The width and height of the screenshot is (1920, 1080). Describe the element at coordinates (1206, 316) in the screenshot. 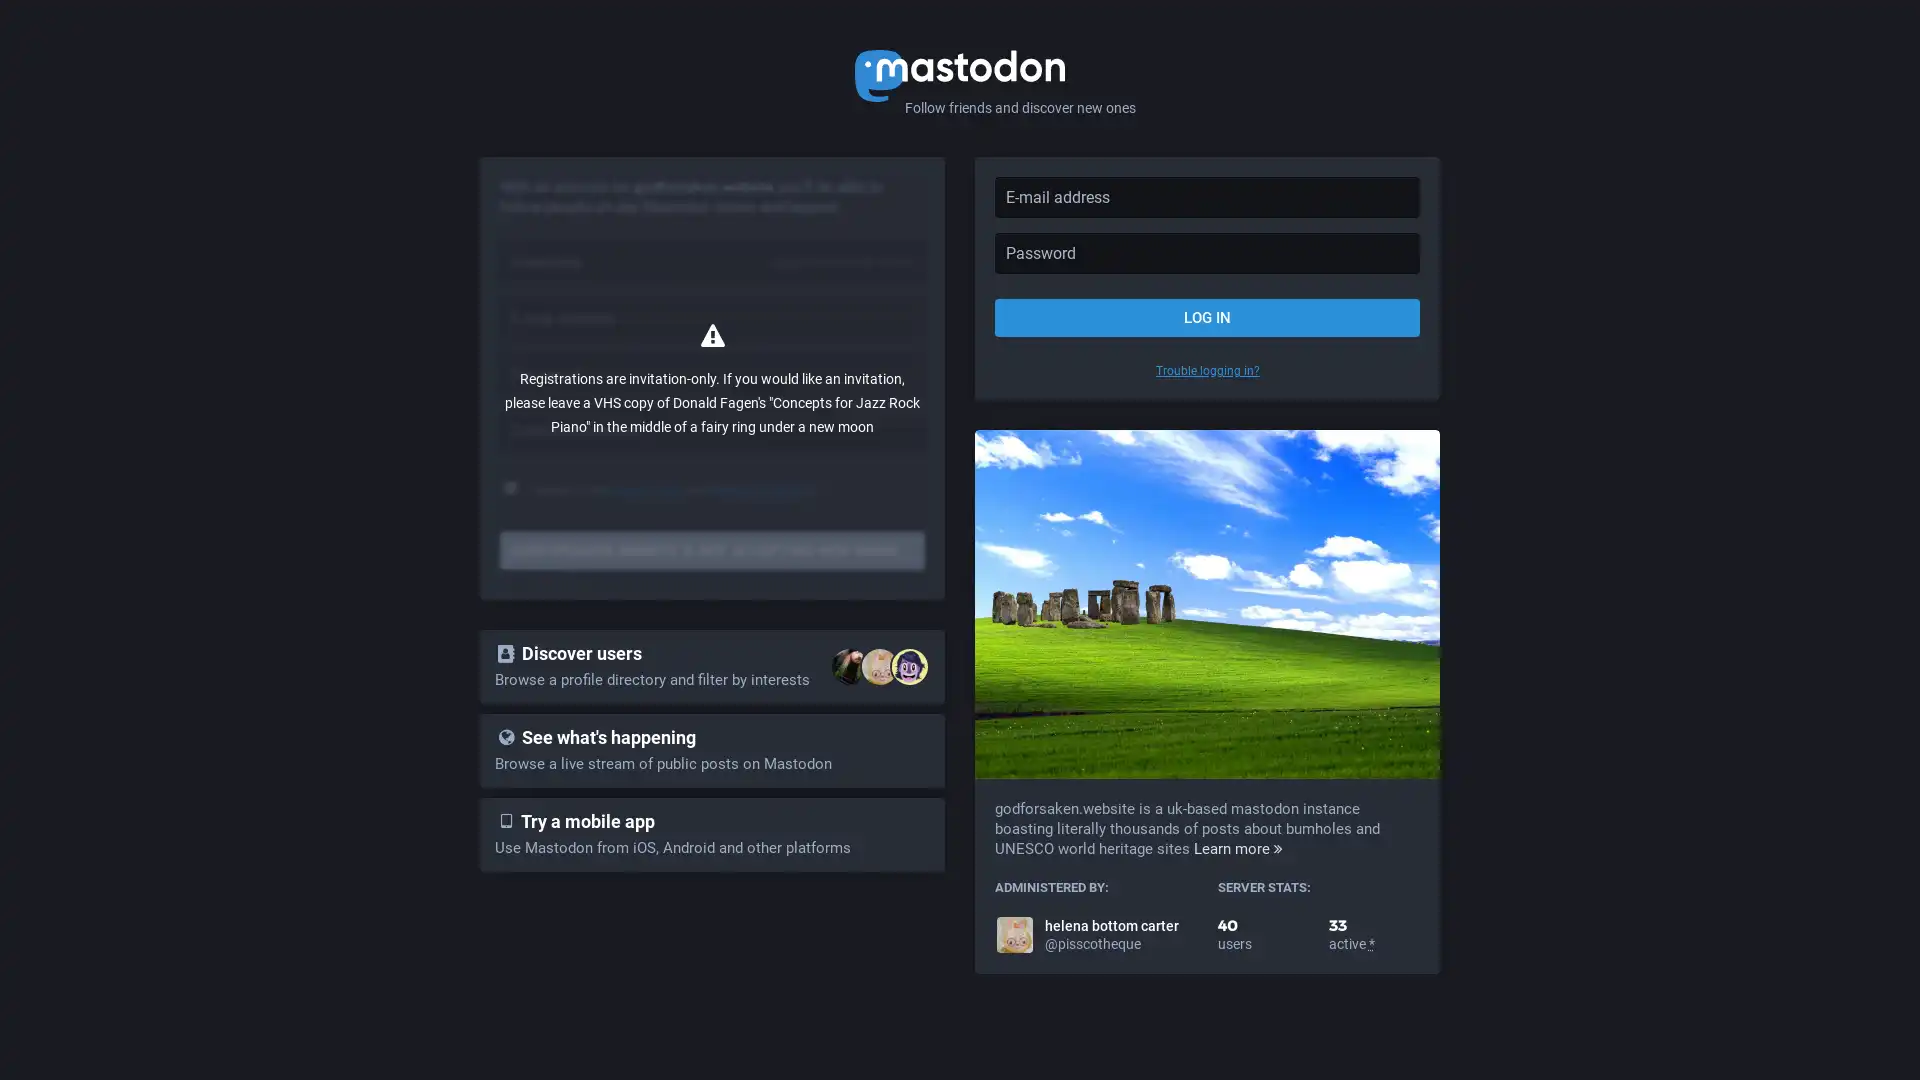

I see `LOG IN` at that location.